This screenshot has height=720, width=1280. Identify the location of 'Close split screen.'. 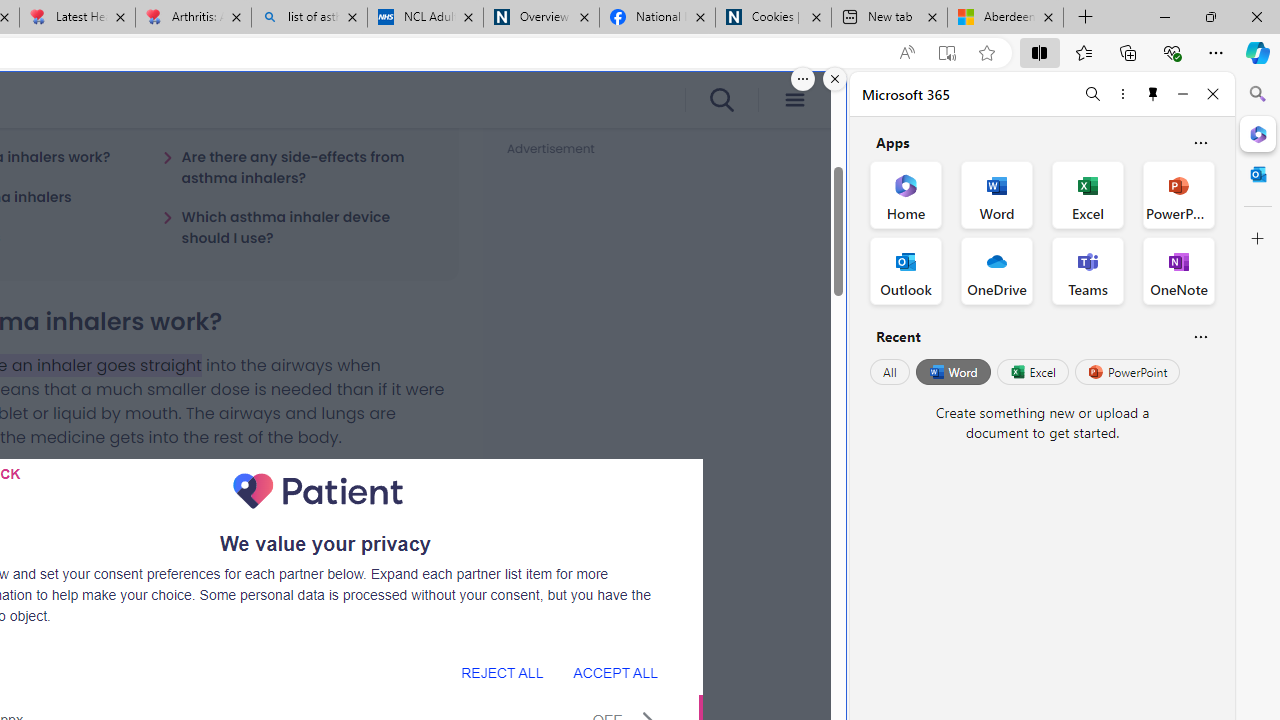
(835, 78).